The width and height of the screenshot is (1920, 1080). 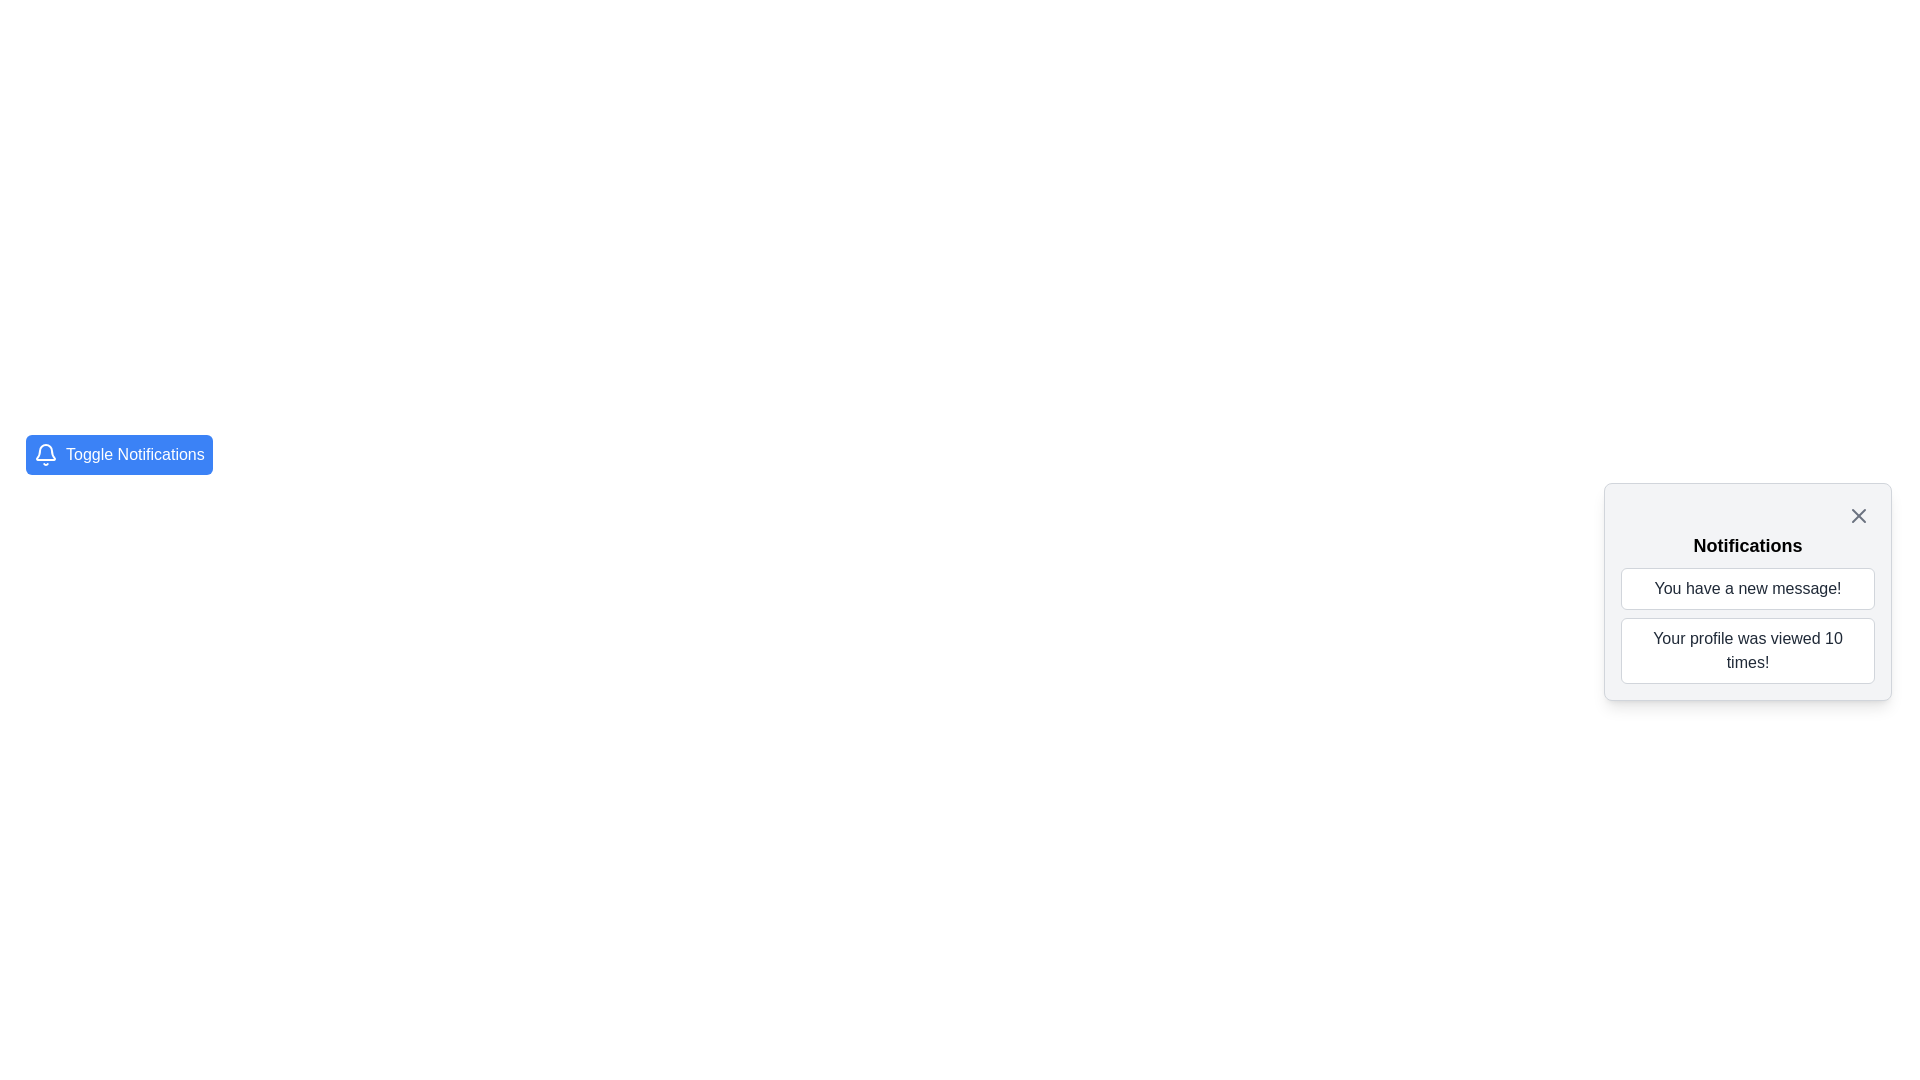 I want to click on the static text notification box that displays the message 'You have a new message!' located in the top-right corner of the notification modal, so click(x=1746, y=588).